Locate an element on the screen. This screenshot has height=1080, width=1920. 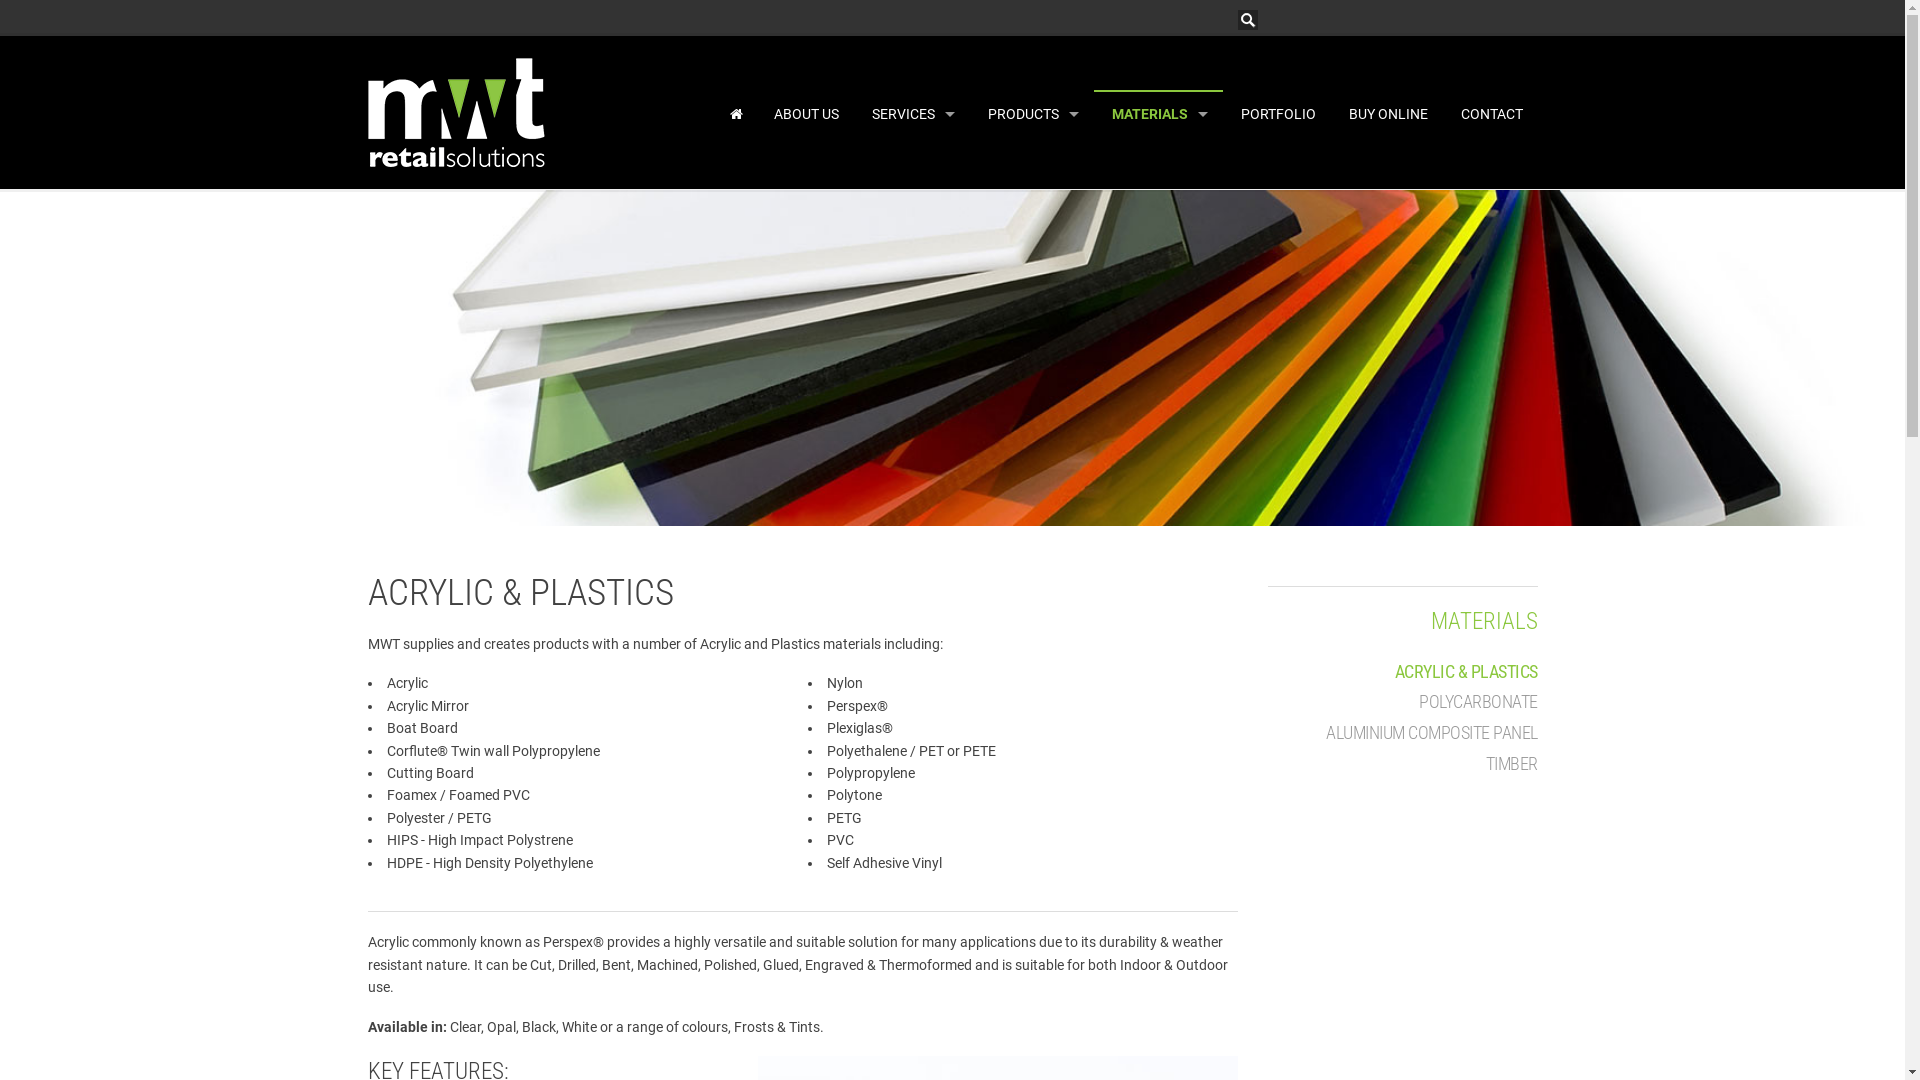
'PORTFOLIO' is located at coordinates (1275, 113).